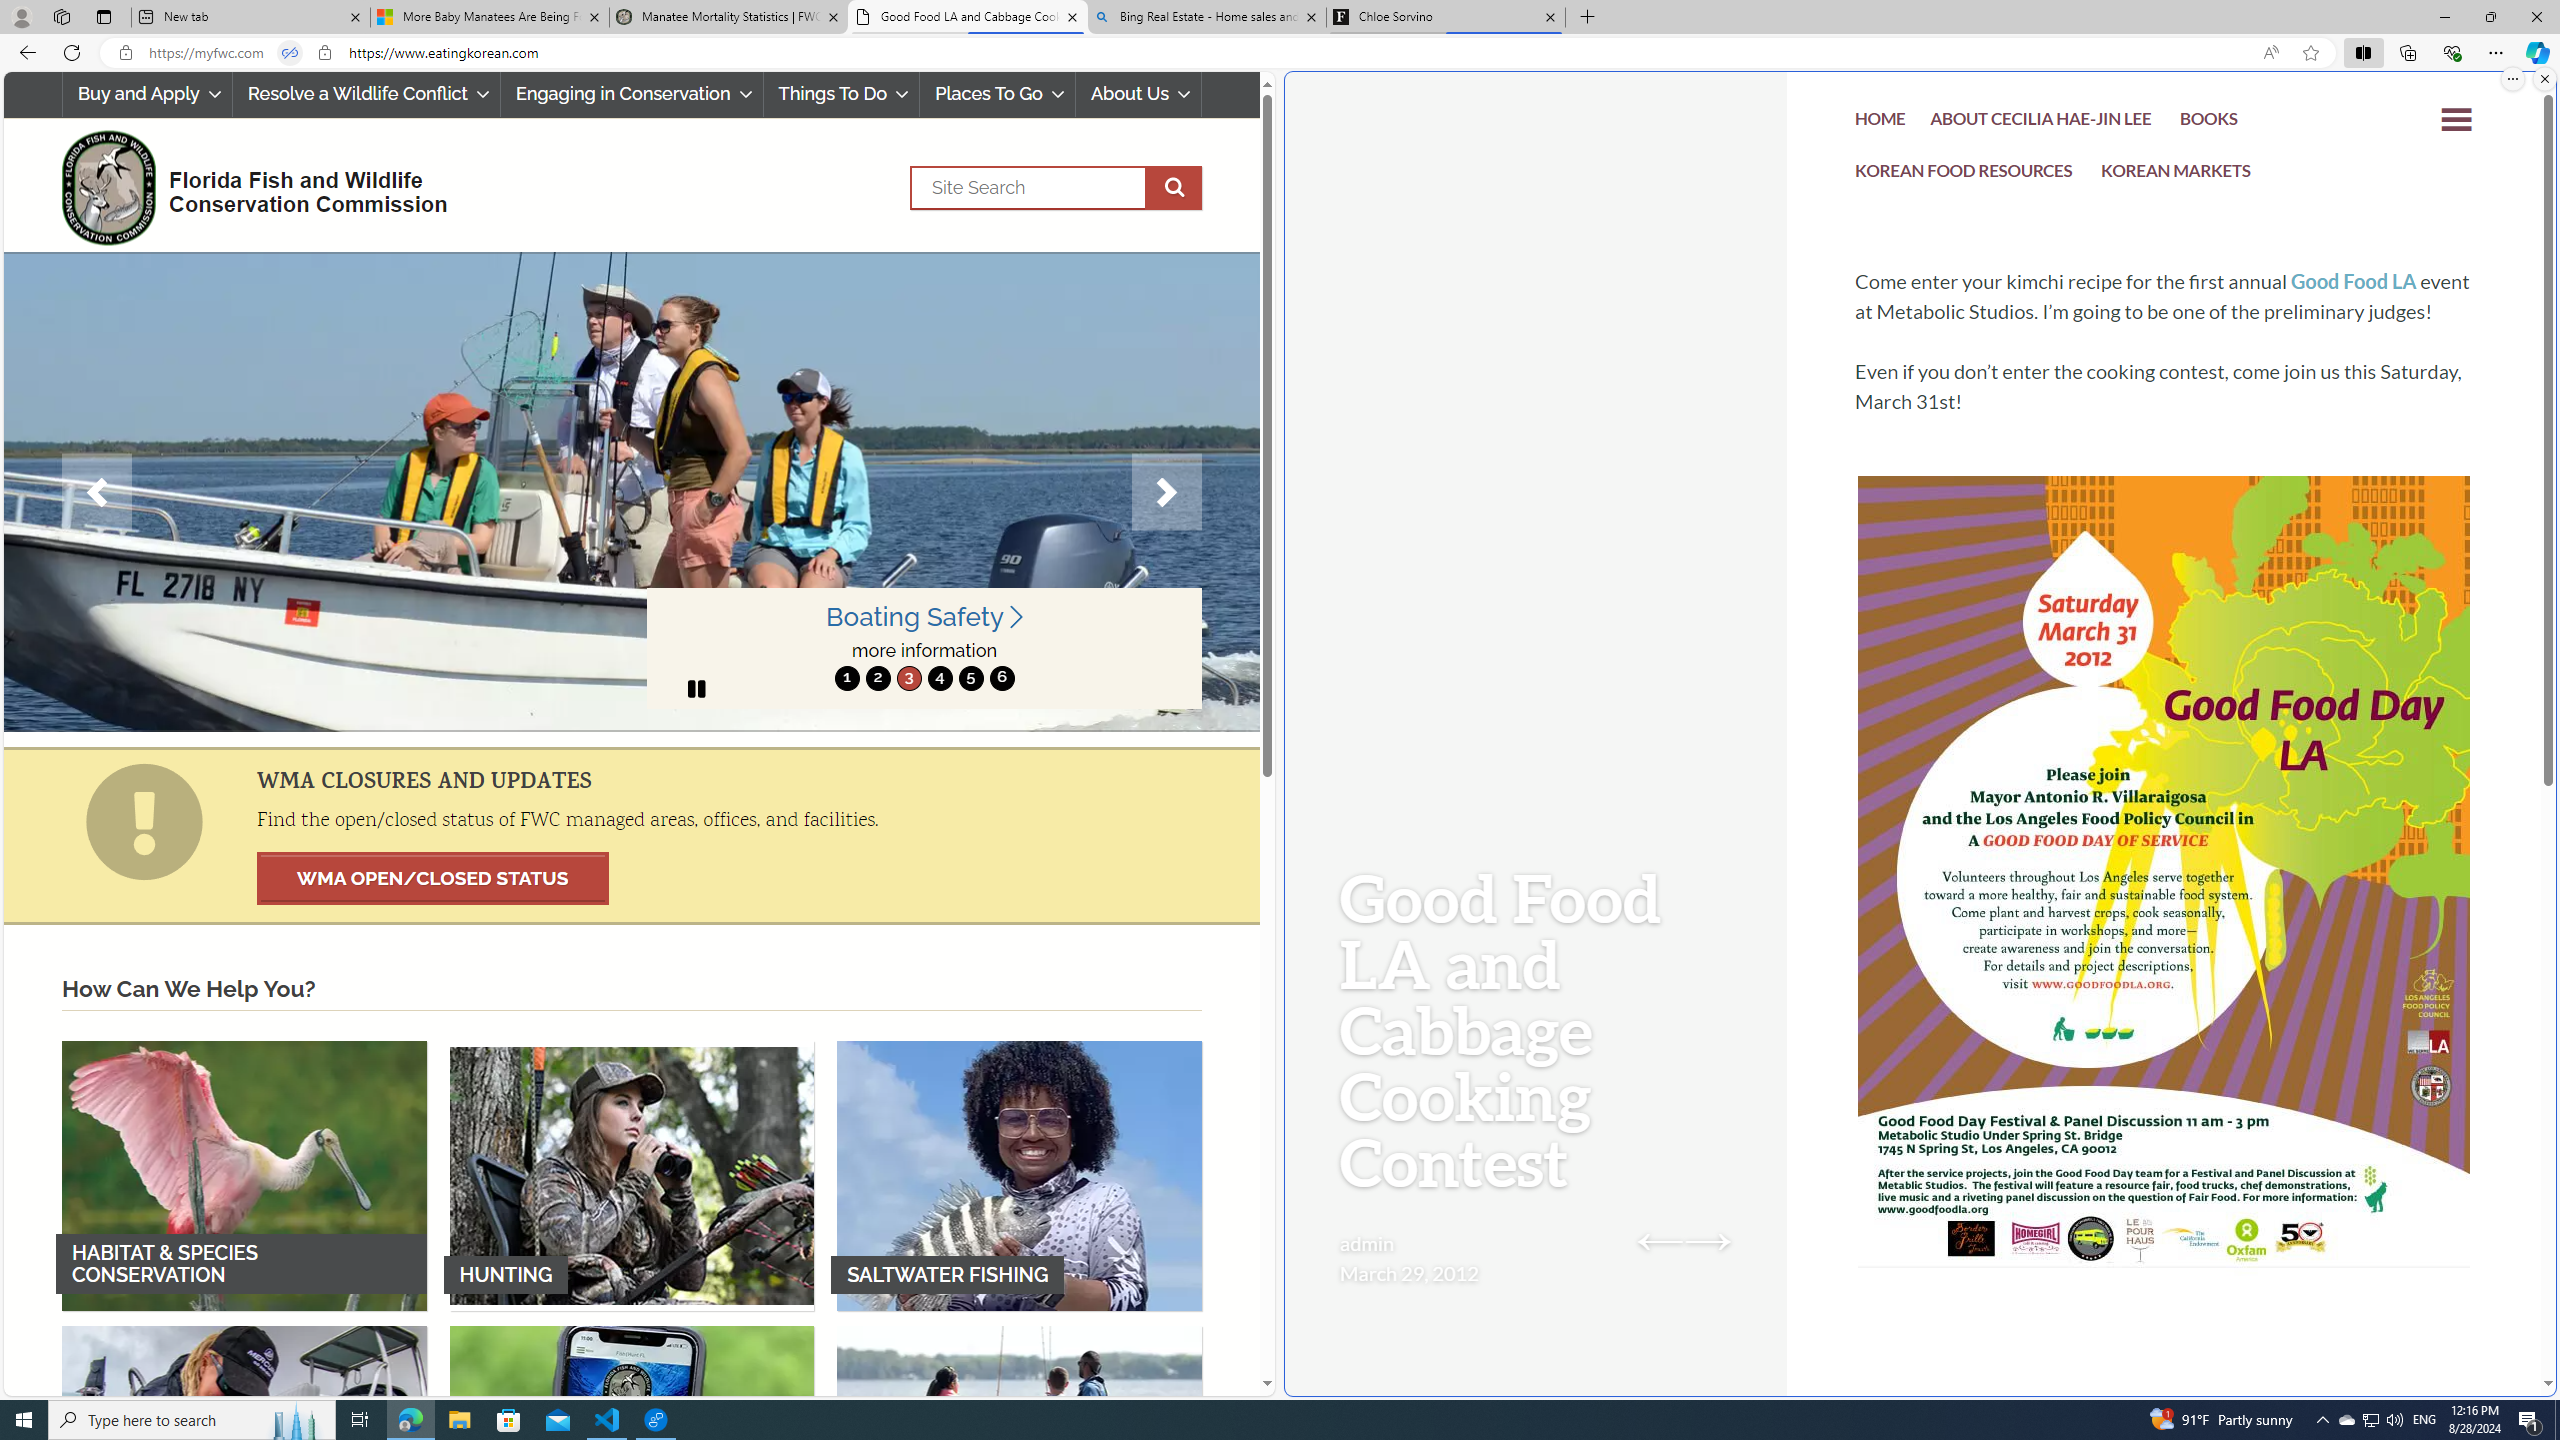 This screenshot has height=1440, width=2560. Describe the element at coordinates (908, 677) in the screenshot. I see `'3'` at that location.